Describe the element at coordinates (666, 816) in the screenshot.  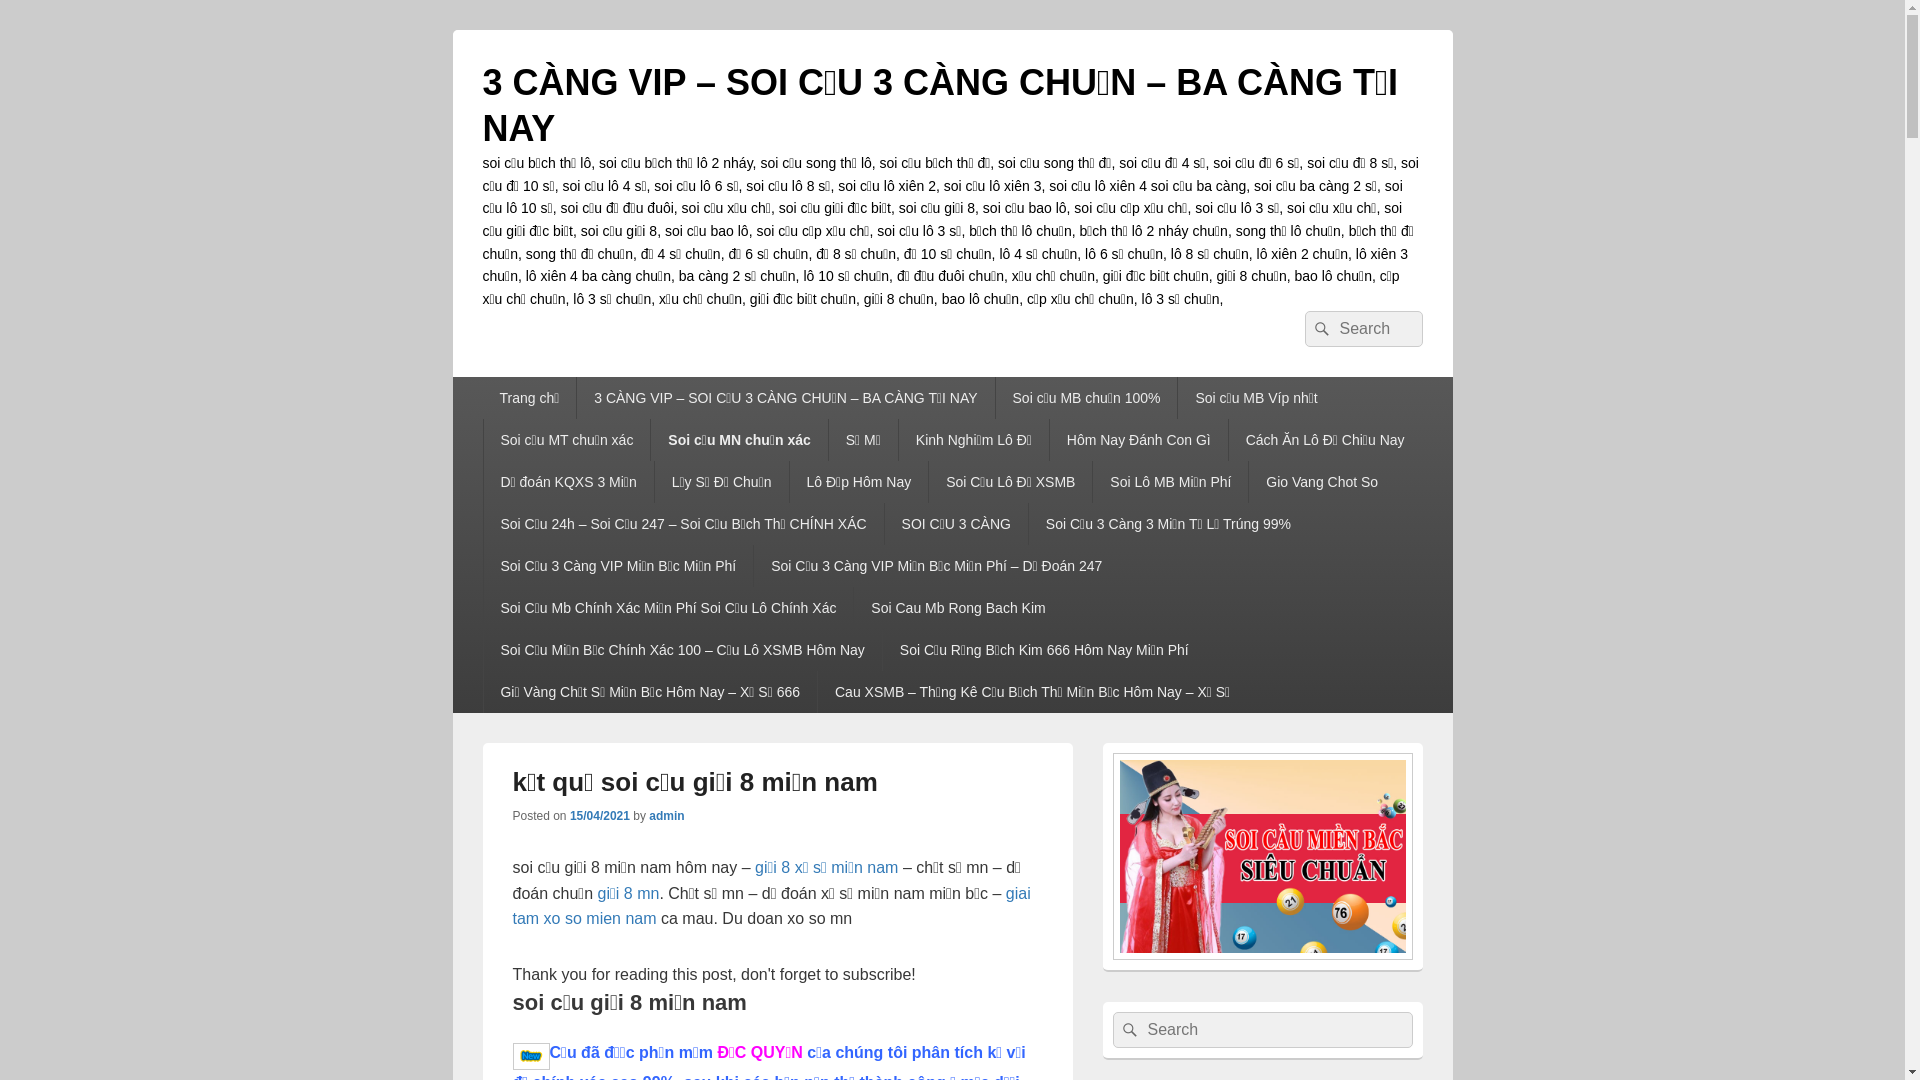
I see `'admin'` at that location.